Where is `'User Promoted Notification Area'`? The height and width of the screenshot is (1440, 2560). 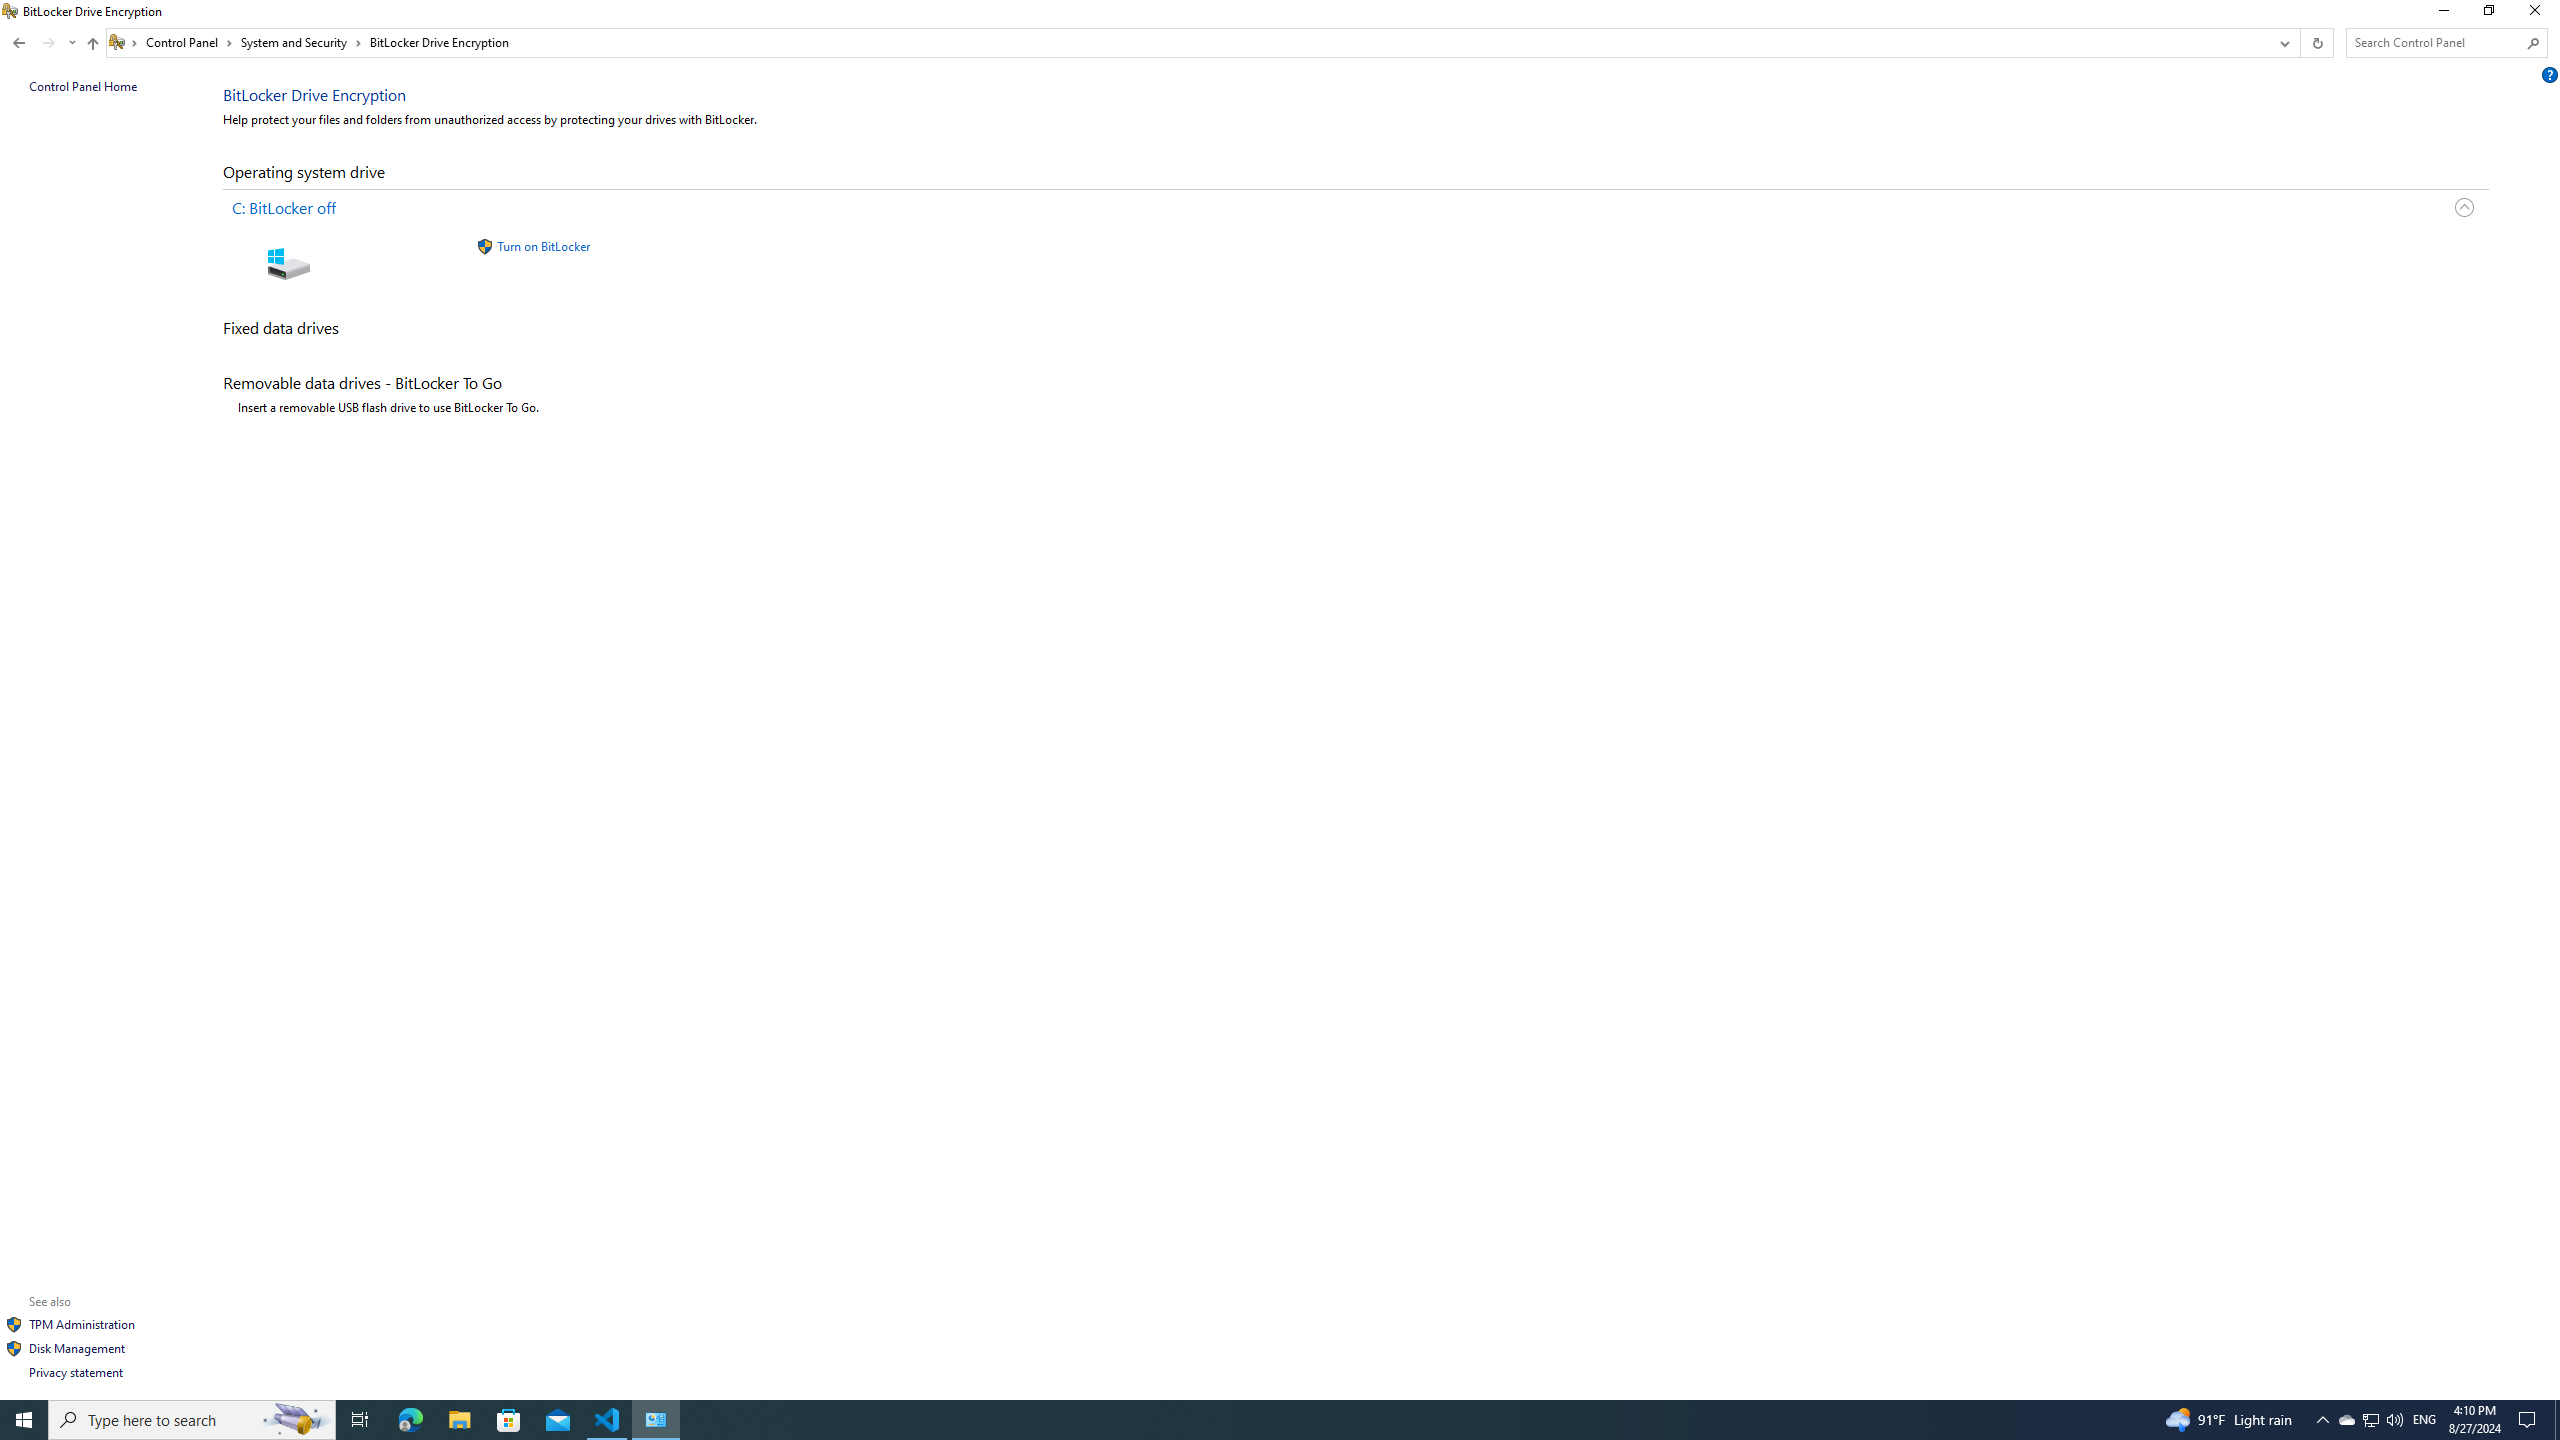
'User Promoted Notification Area' is located at coordinates (2369, 1418).